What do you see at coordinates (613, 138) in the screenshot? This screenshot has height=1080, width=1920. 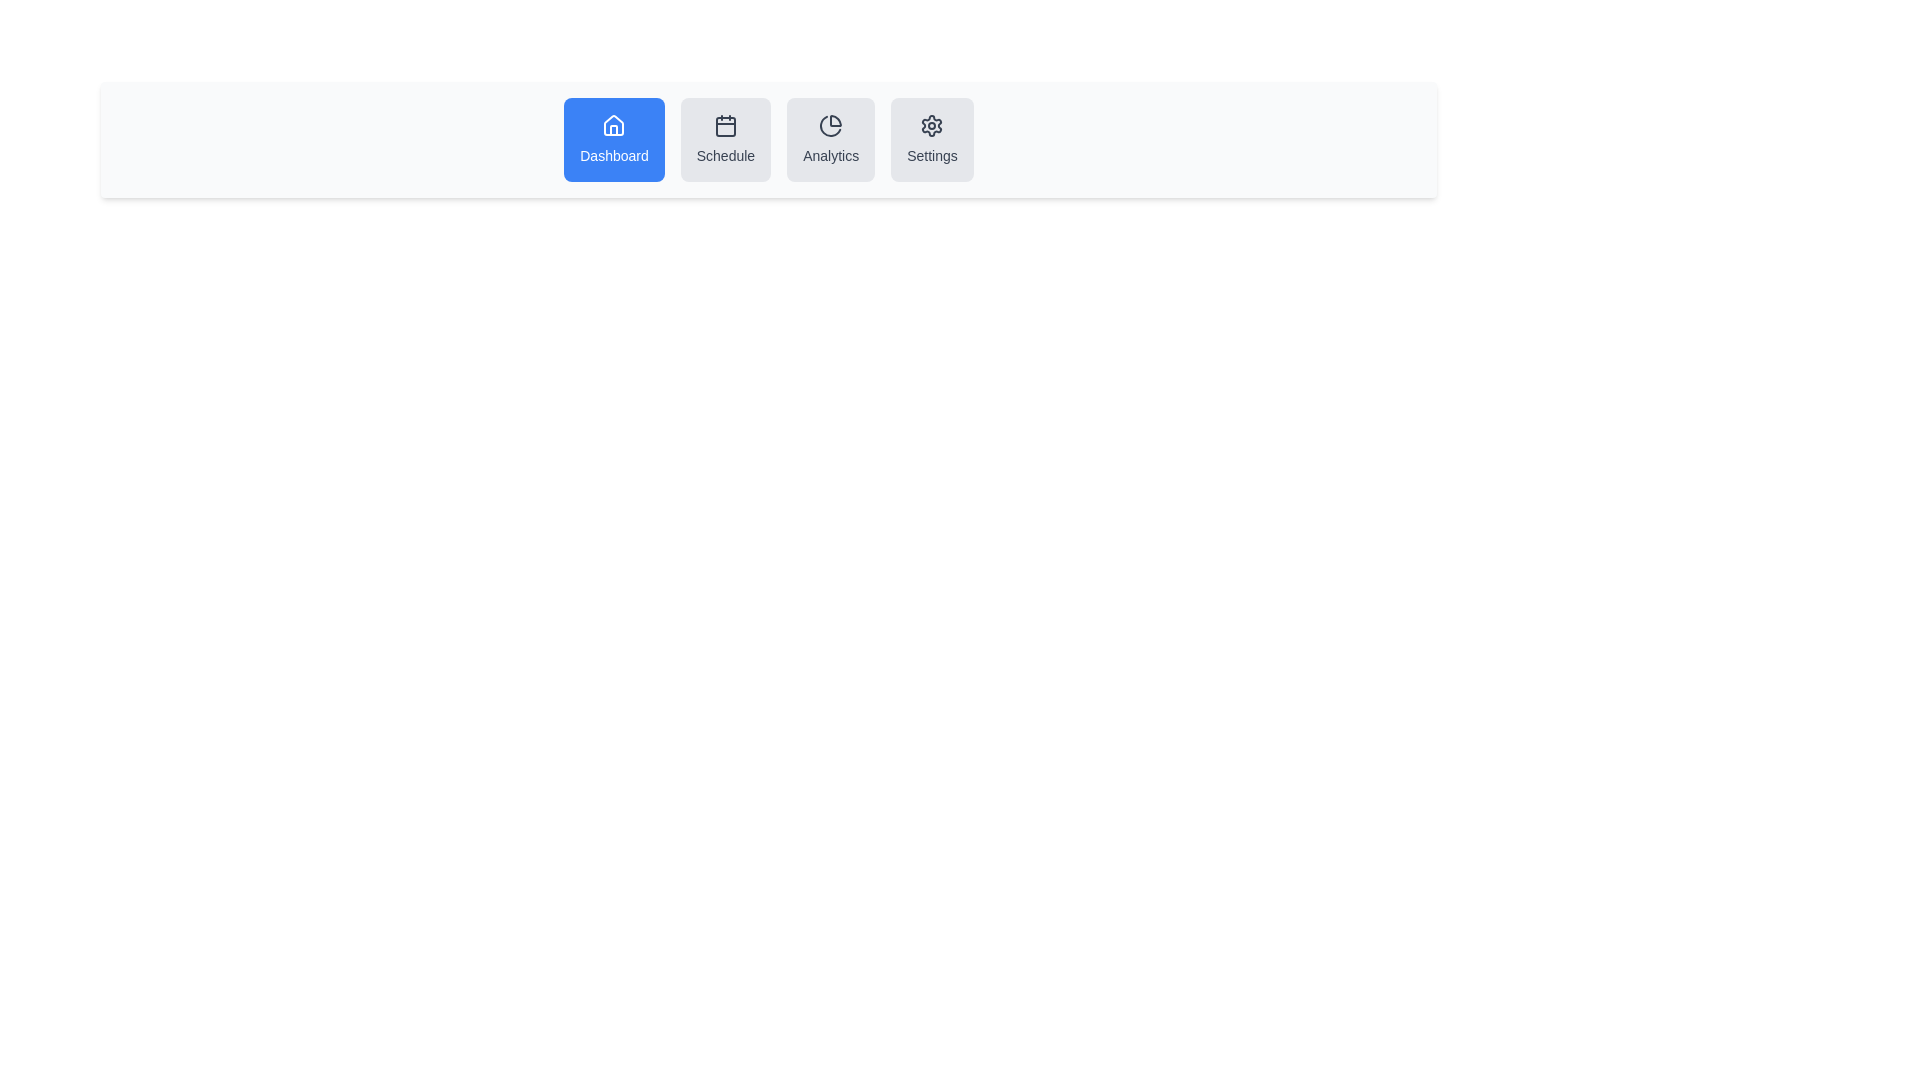 I see `the button labeled Dashboard to view its tooltip or effect` at bounding box center [613, 138].